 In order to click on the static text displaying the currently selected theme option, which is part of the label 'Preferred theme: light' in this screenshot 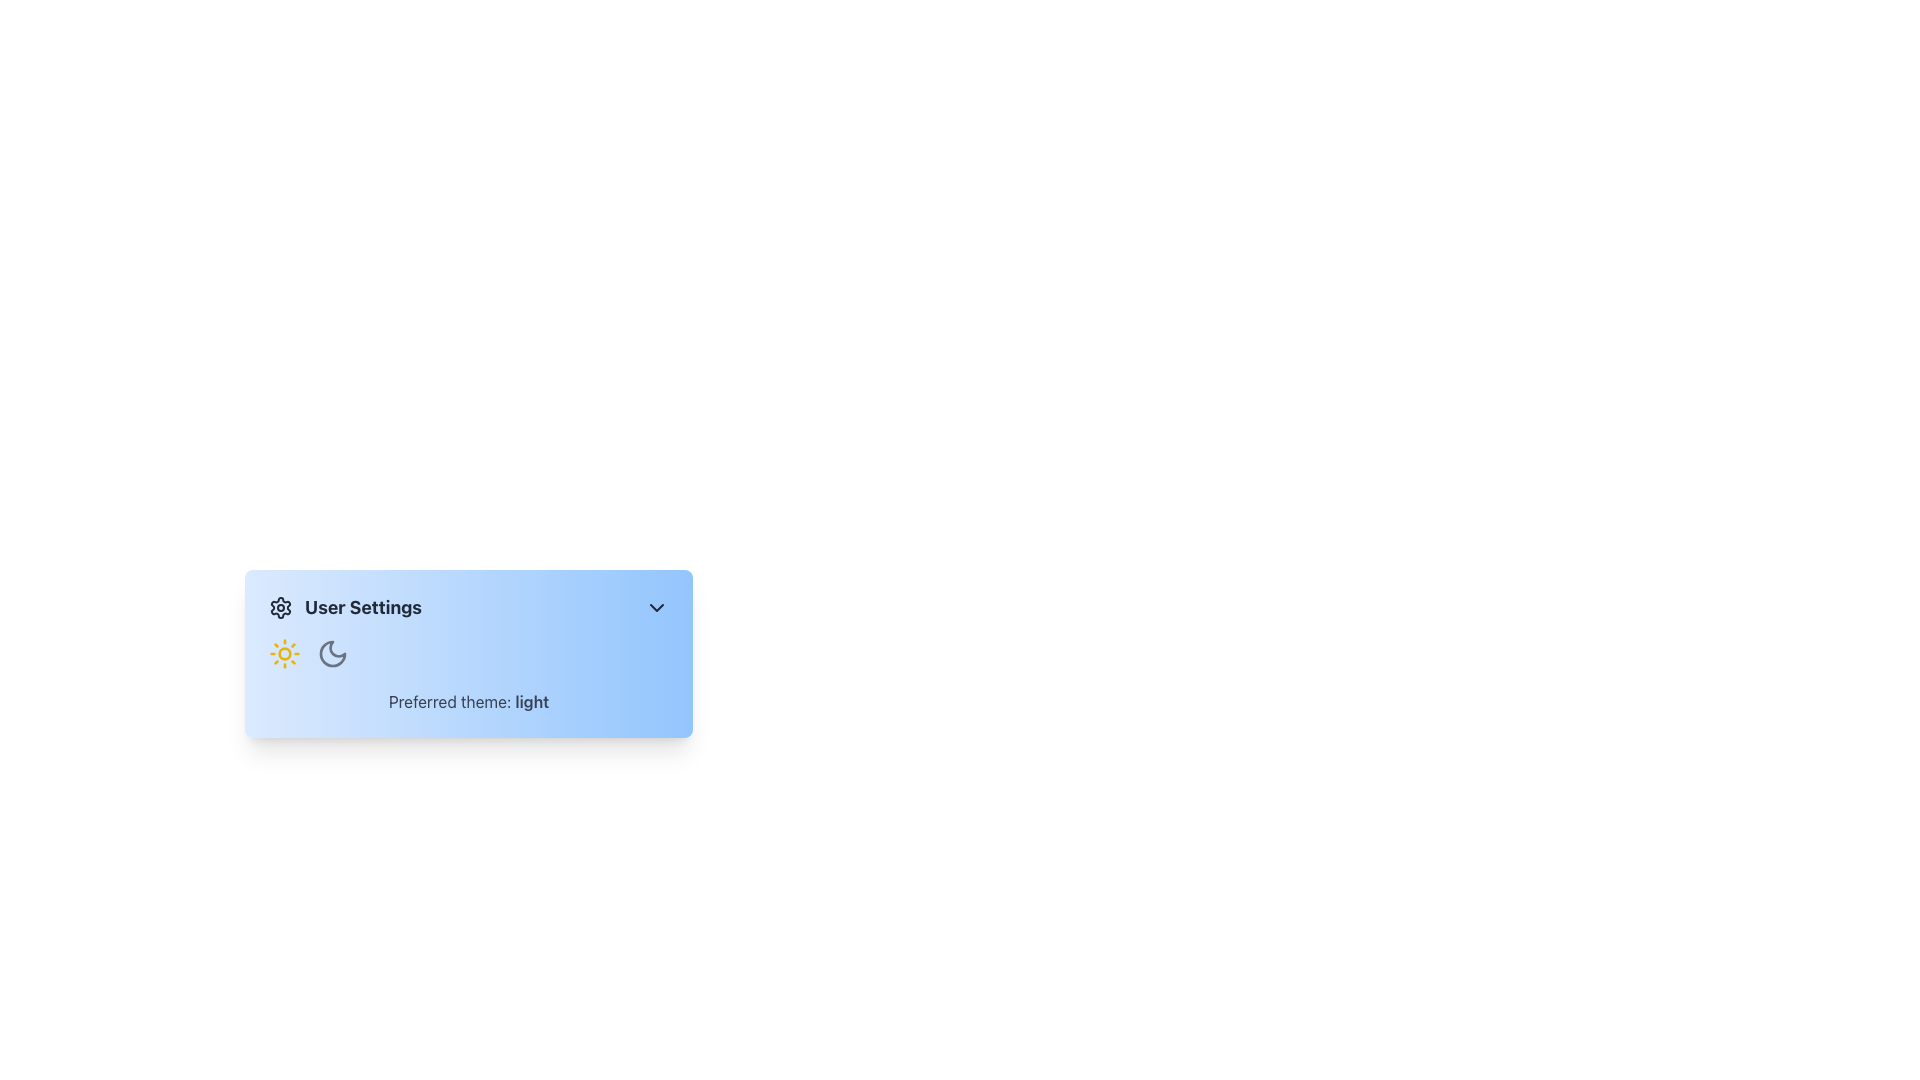, I will do `click(532, 701)`.